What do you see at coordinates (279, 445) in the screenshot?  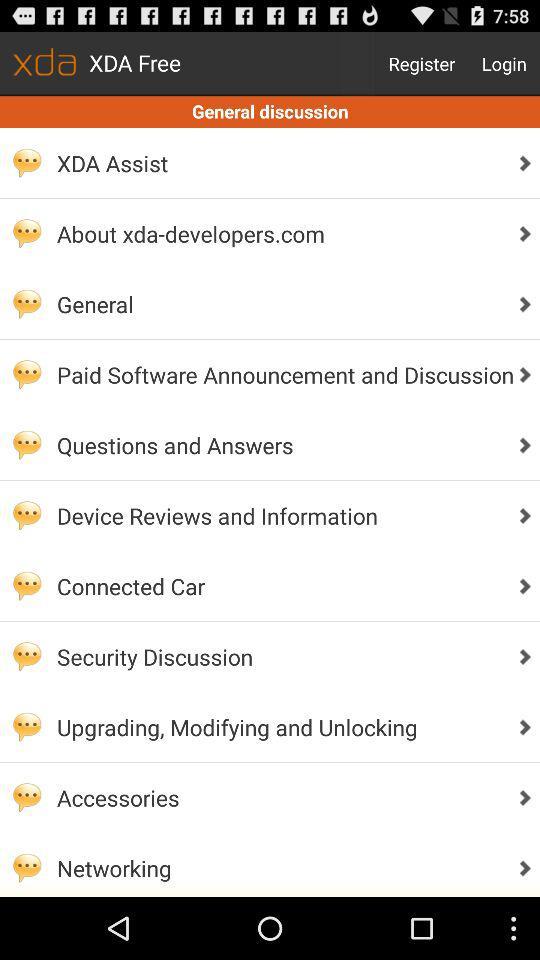 I see `the questions and answers item` at bounding box center [279, 445].